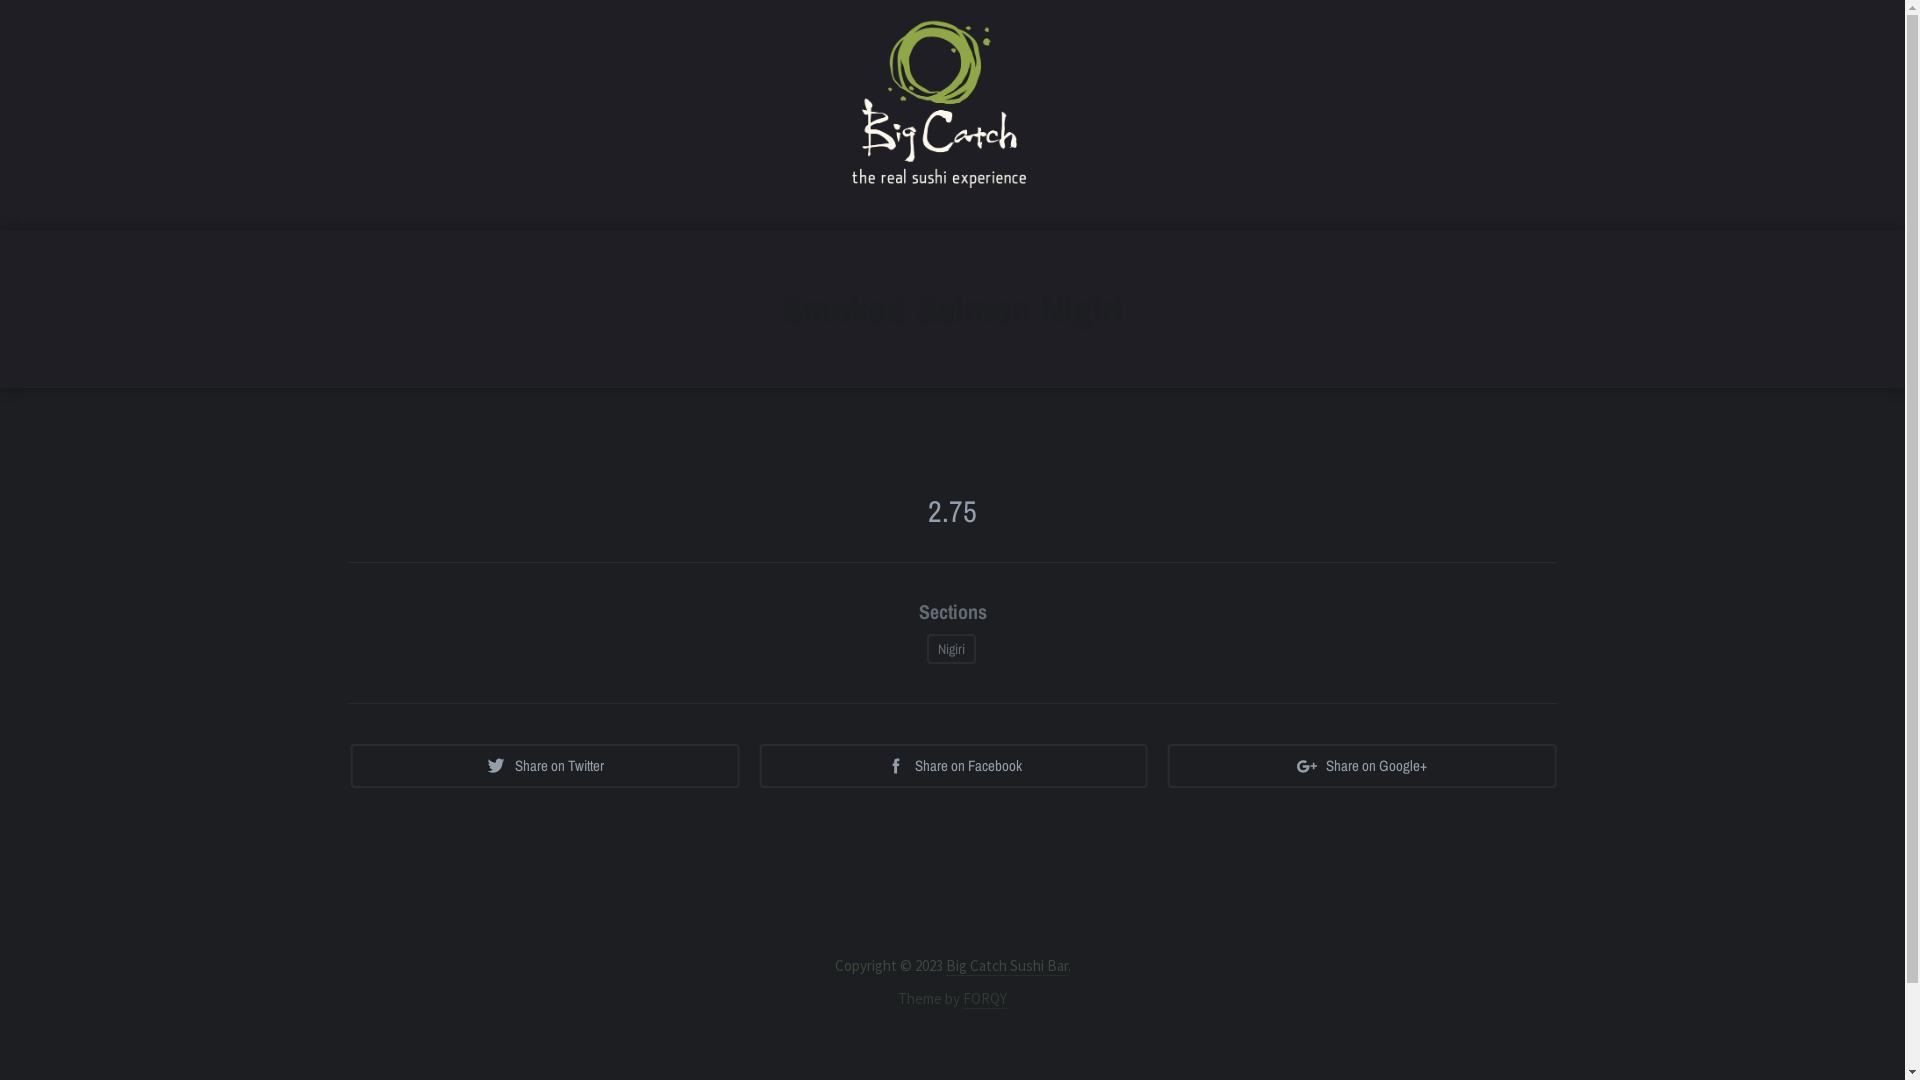 The height and width of the screenshot is (1080, 1920). Describe the element at coordinates (1361, 765) in the screenshot. I see `'Share on Google+'` at that location.